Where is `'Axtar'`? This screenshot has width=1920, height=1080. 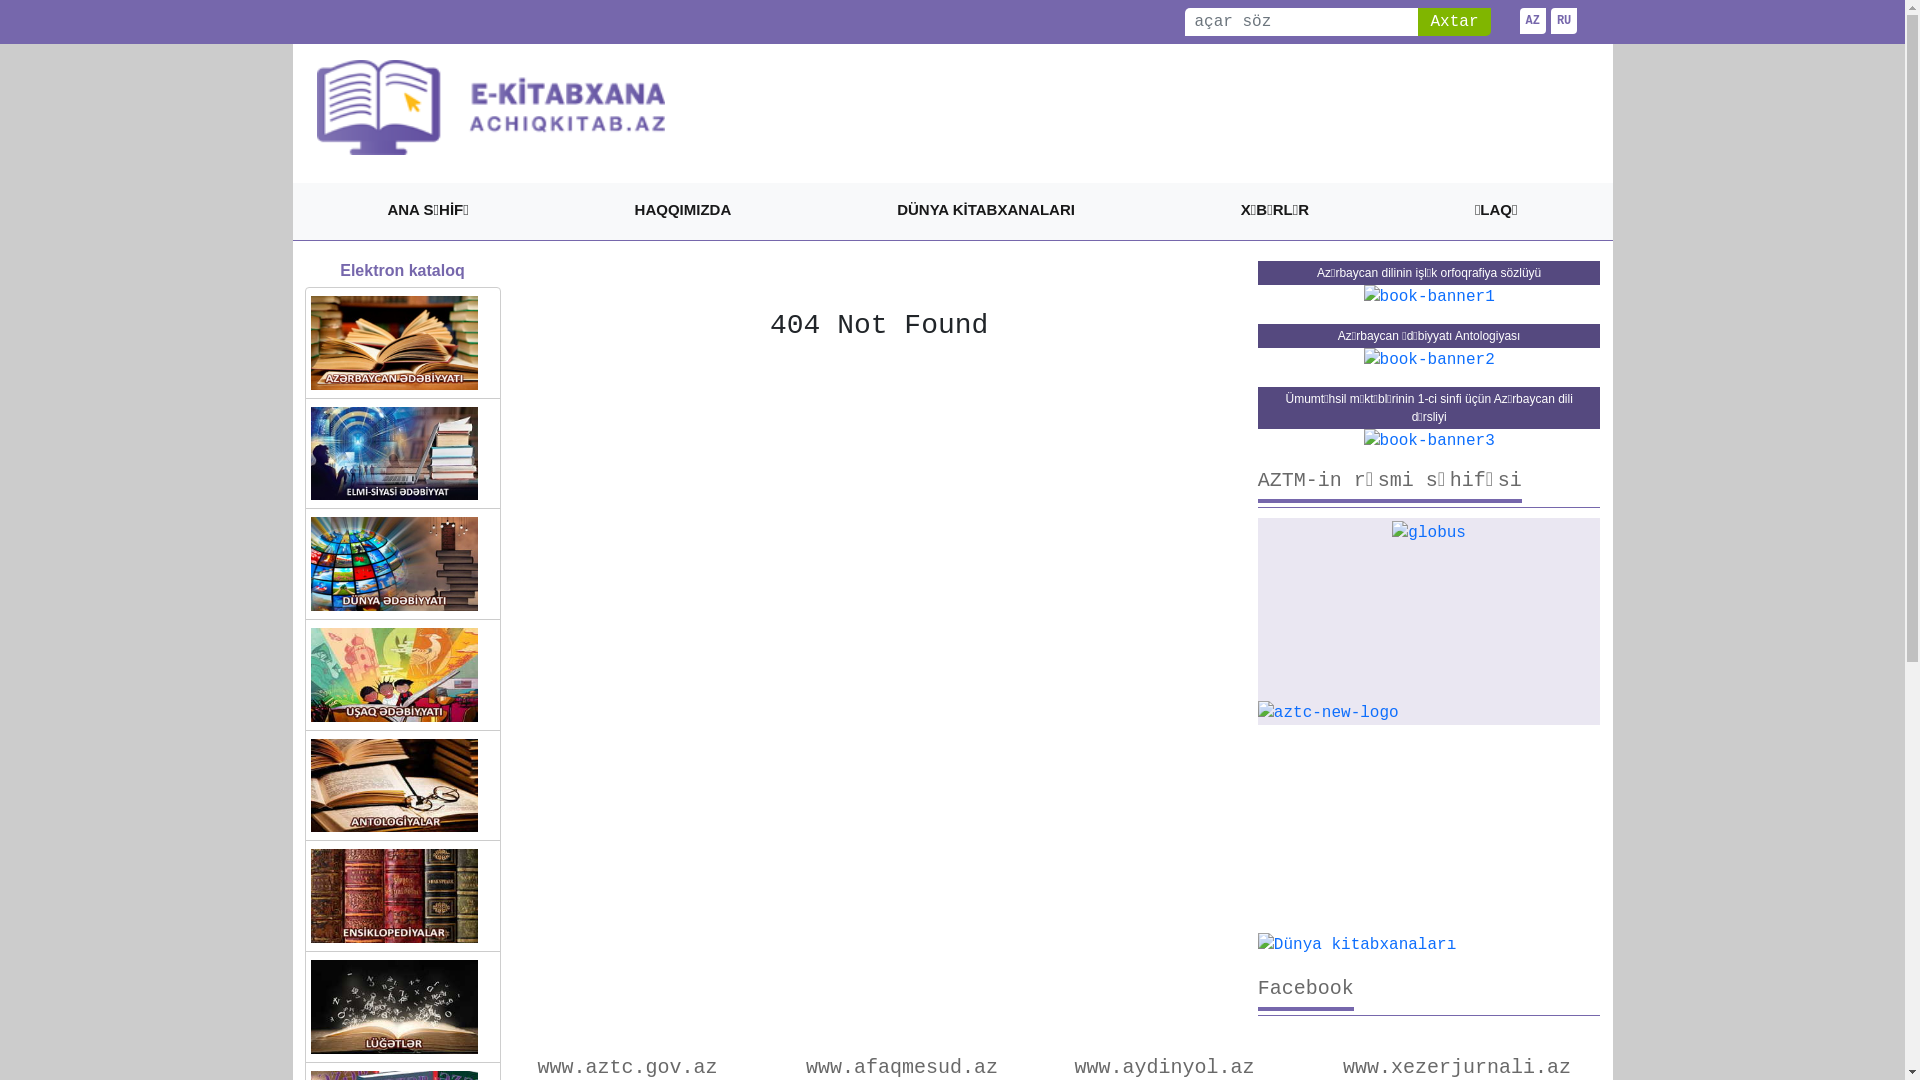 'Axtar' is located at coordinates (1416, 22).